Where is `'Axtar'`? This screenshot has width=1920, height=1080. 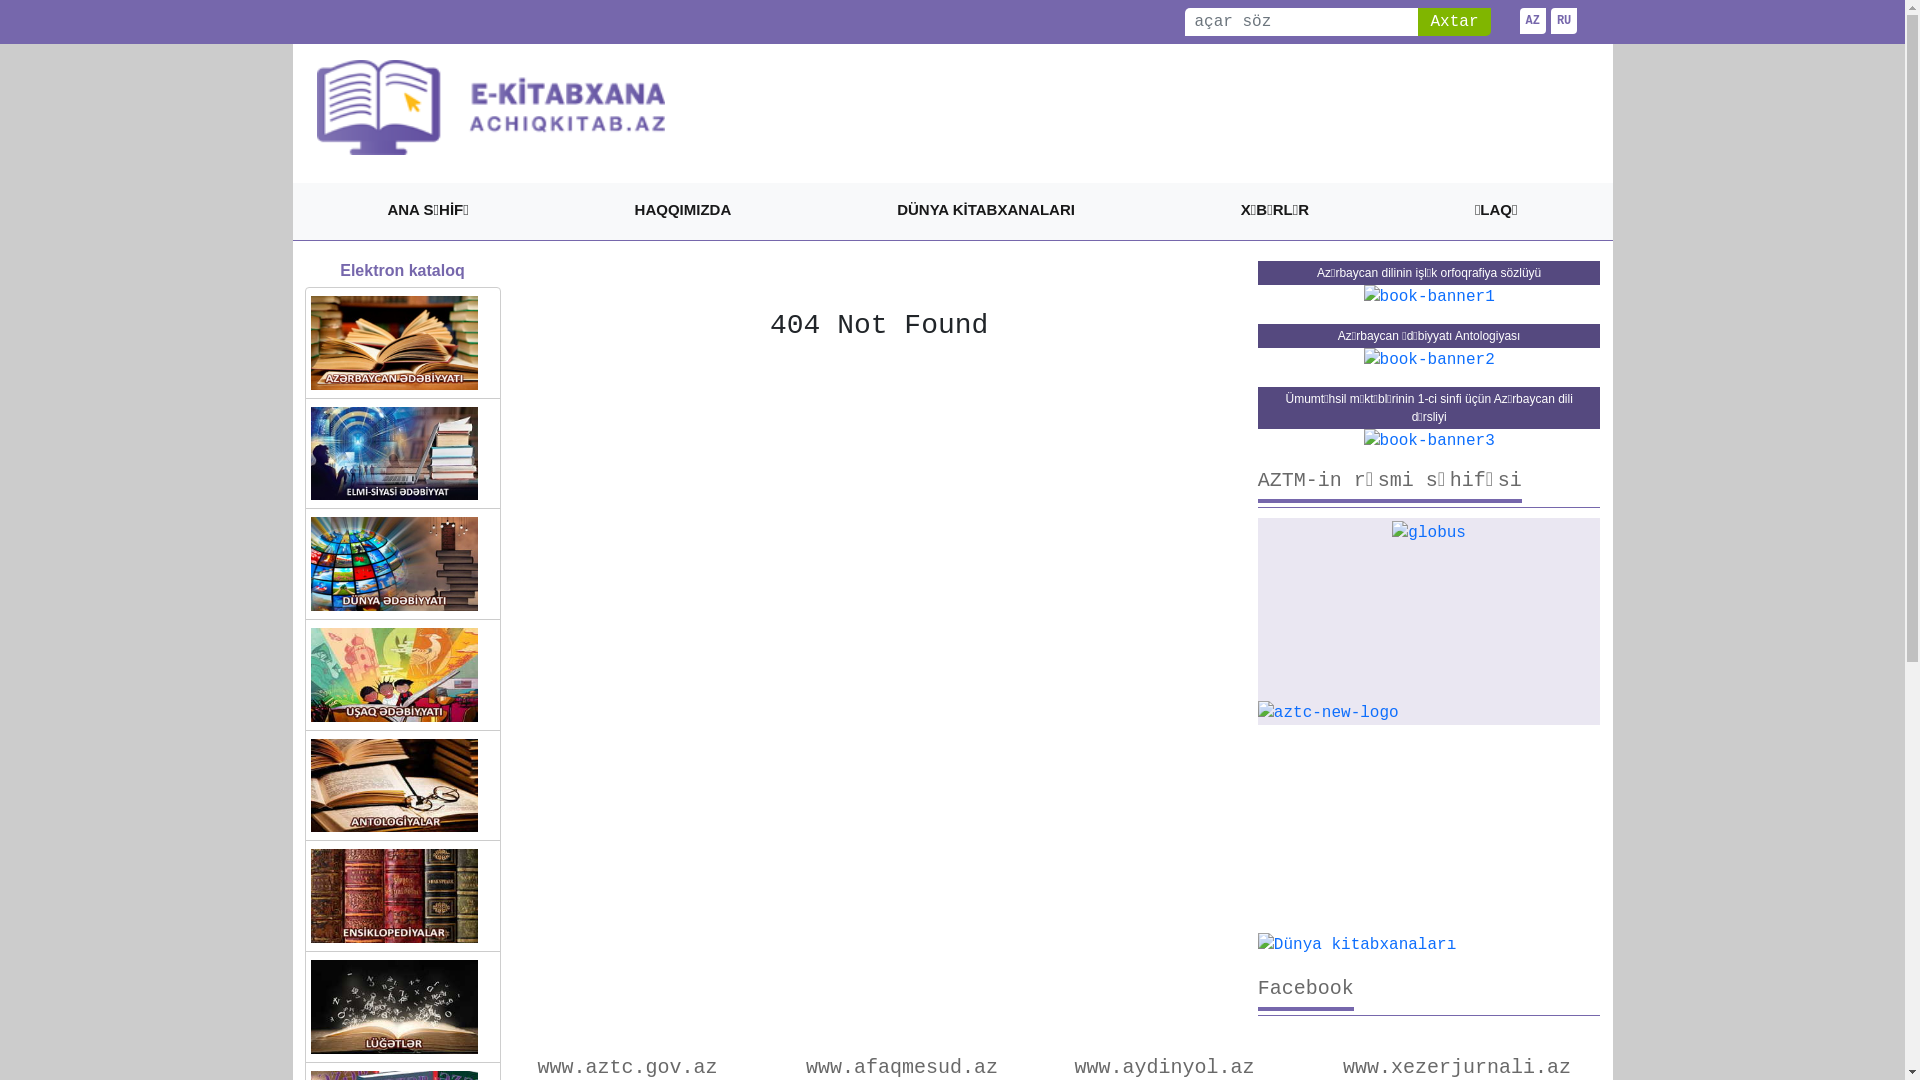 'Axtar' is located at coordinates (1416, 22).